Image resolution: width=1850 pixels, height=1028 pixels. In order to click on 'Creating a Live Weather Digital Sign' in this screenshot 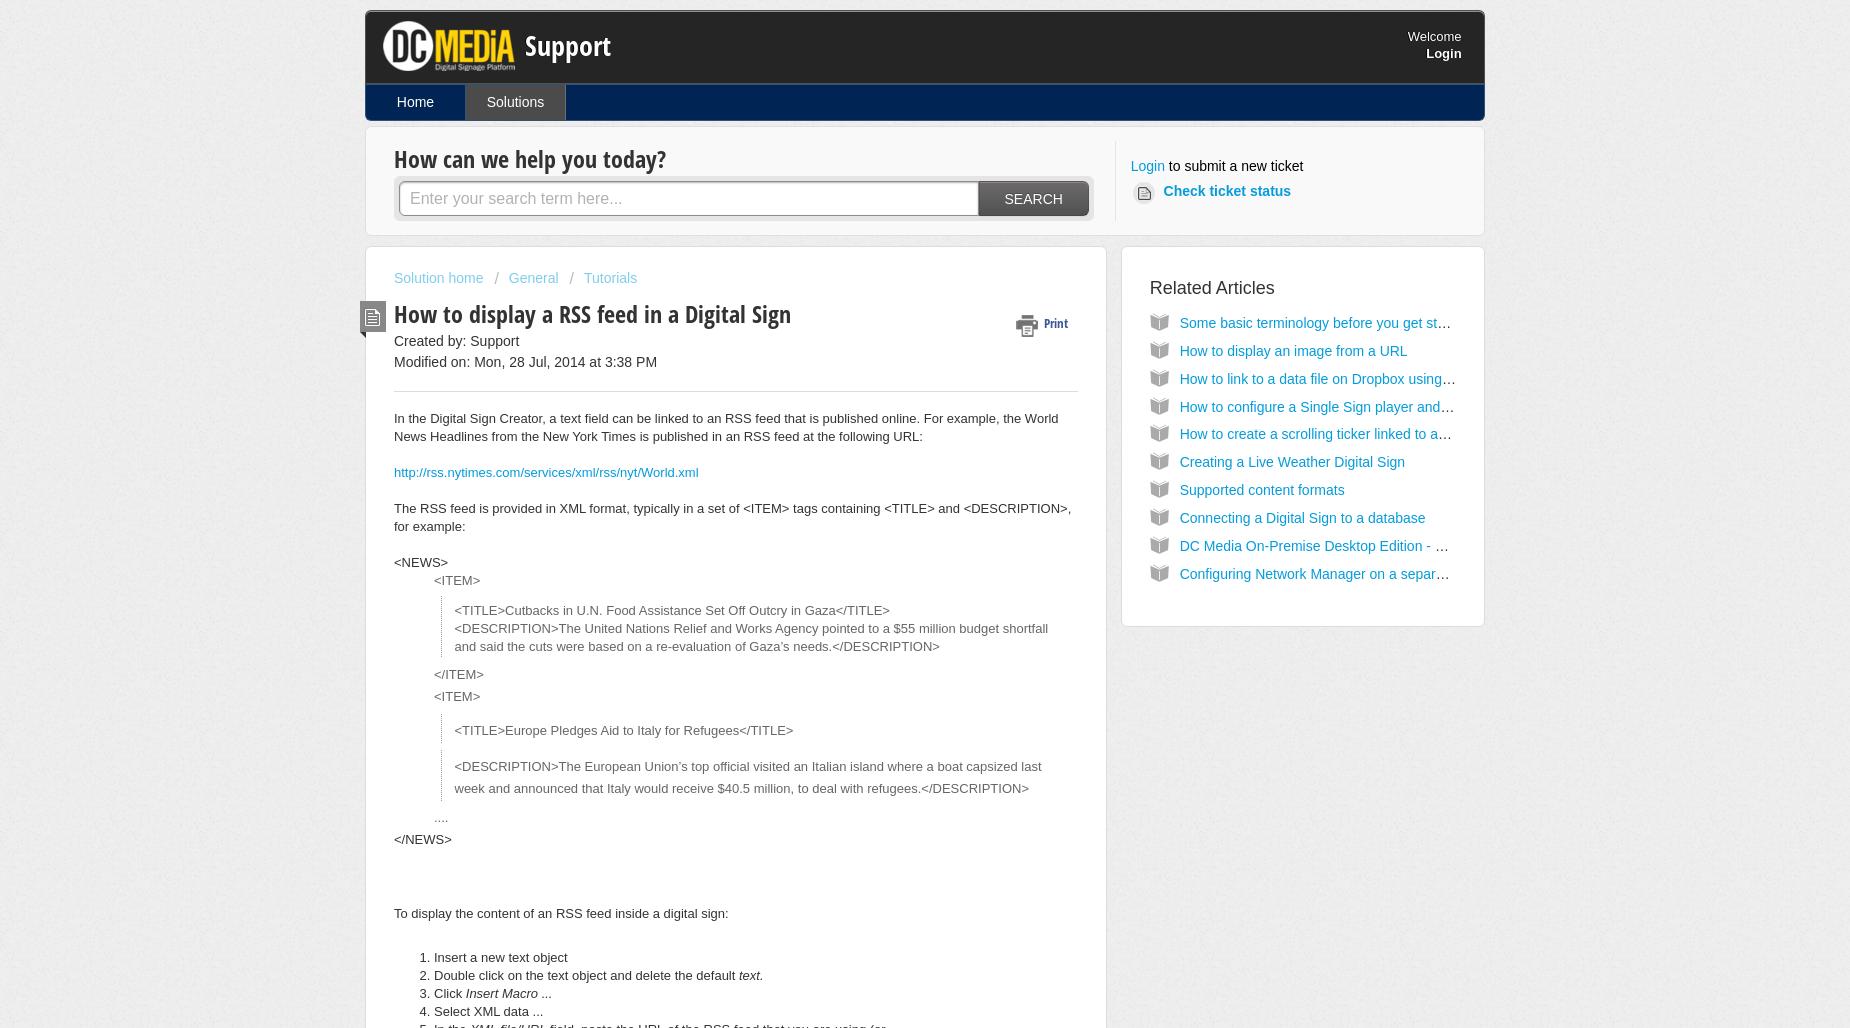, I will do `click(1178, 460)`.